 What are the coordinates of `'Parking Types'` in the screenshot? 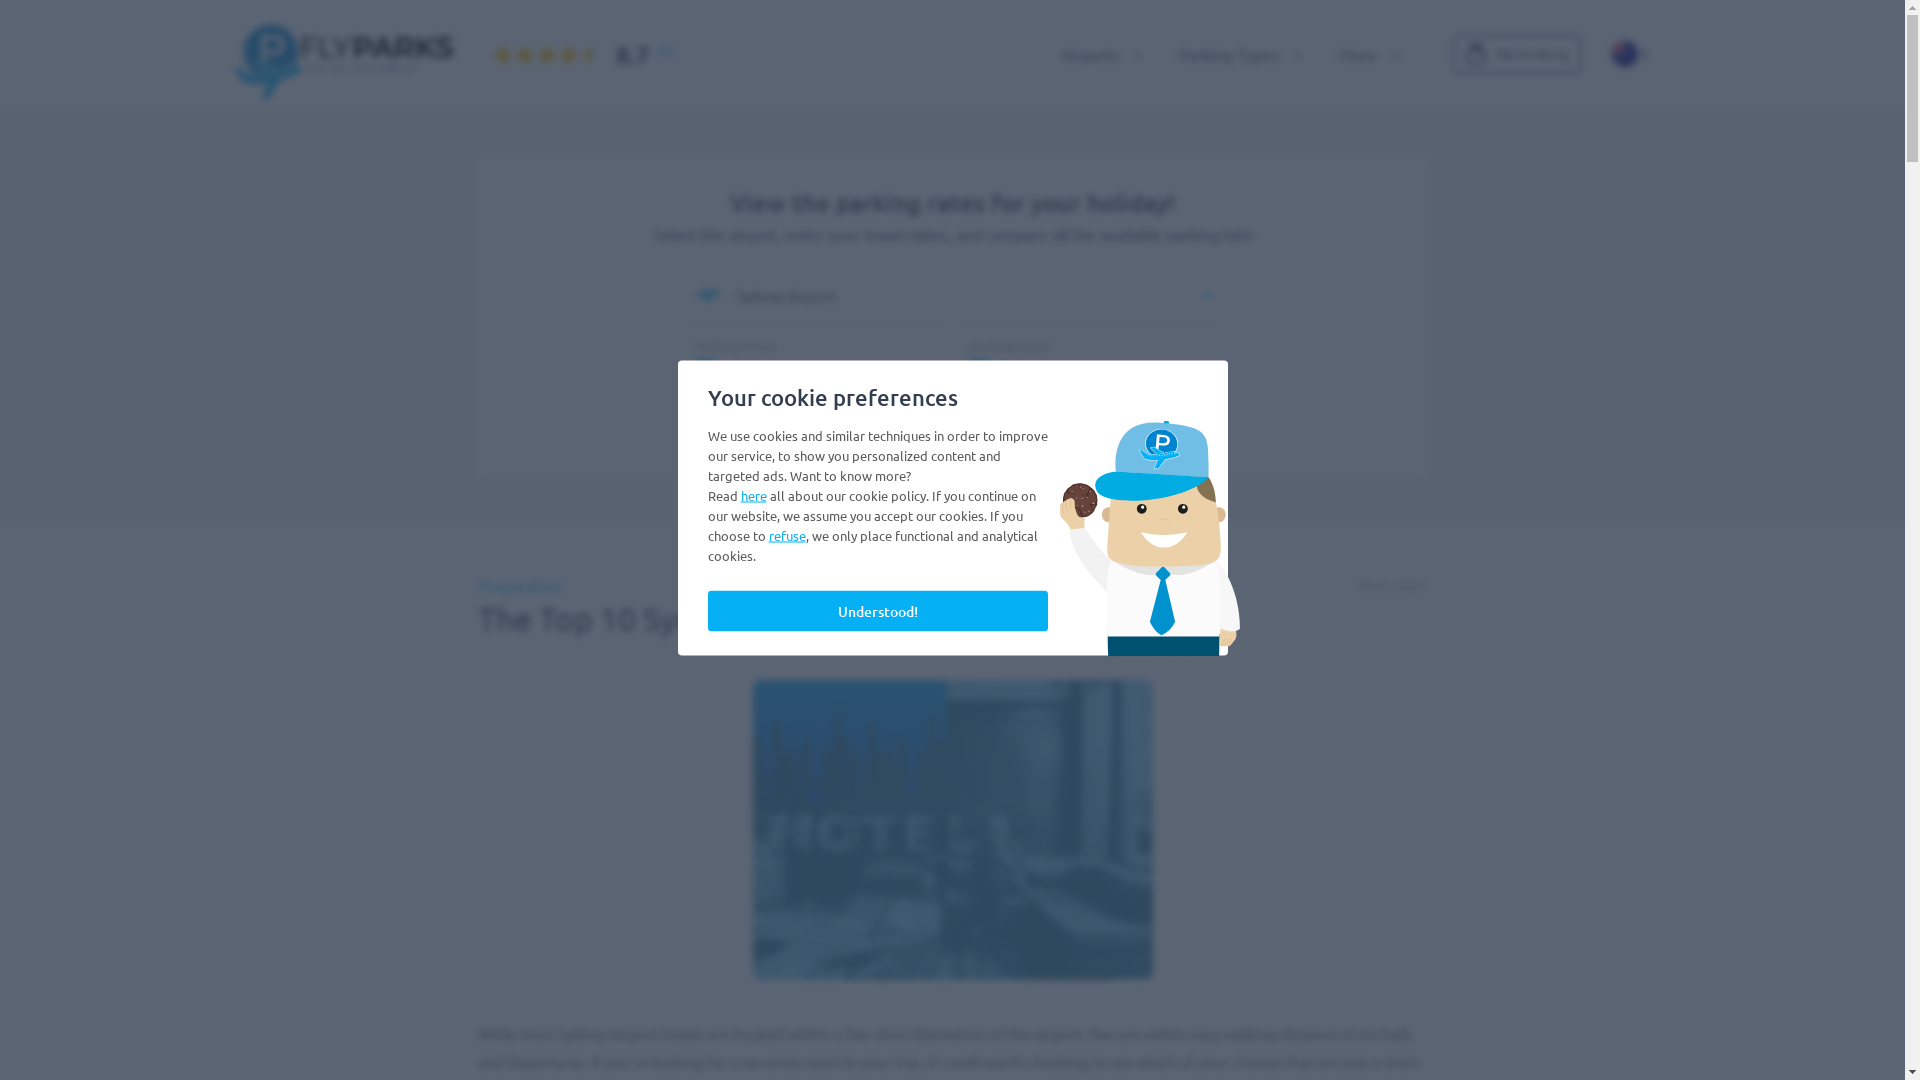 It's located at (1233, 53).